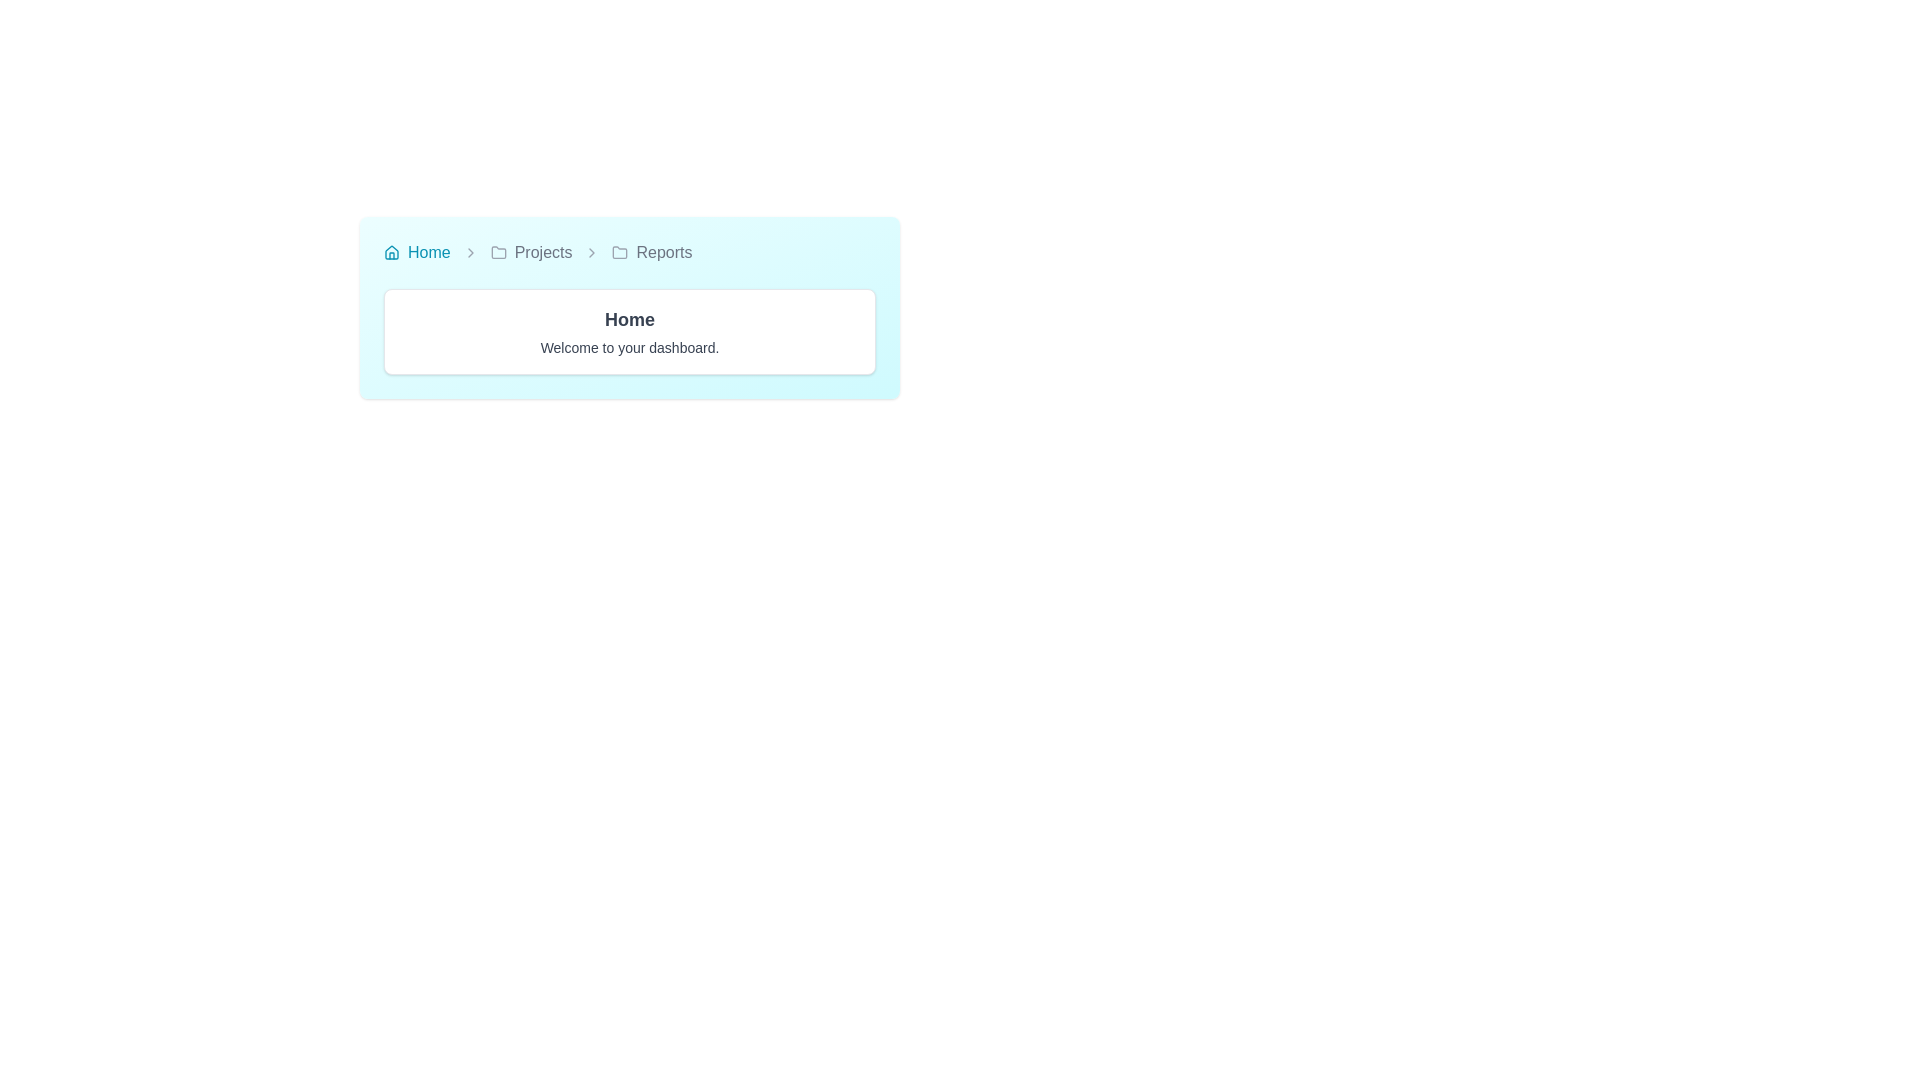 This screenshot has height=1080, width=1920. I want to click on the house icon located at the top-left corner of the breadcrumb bar, so click(392, 252).